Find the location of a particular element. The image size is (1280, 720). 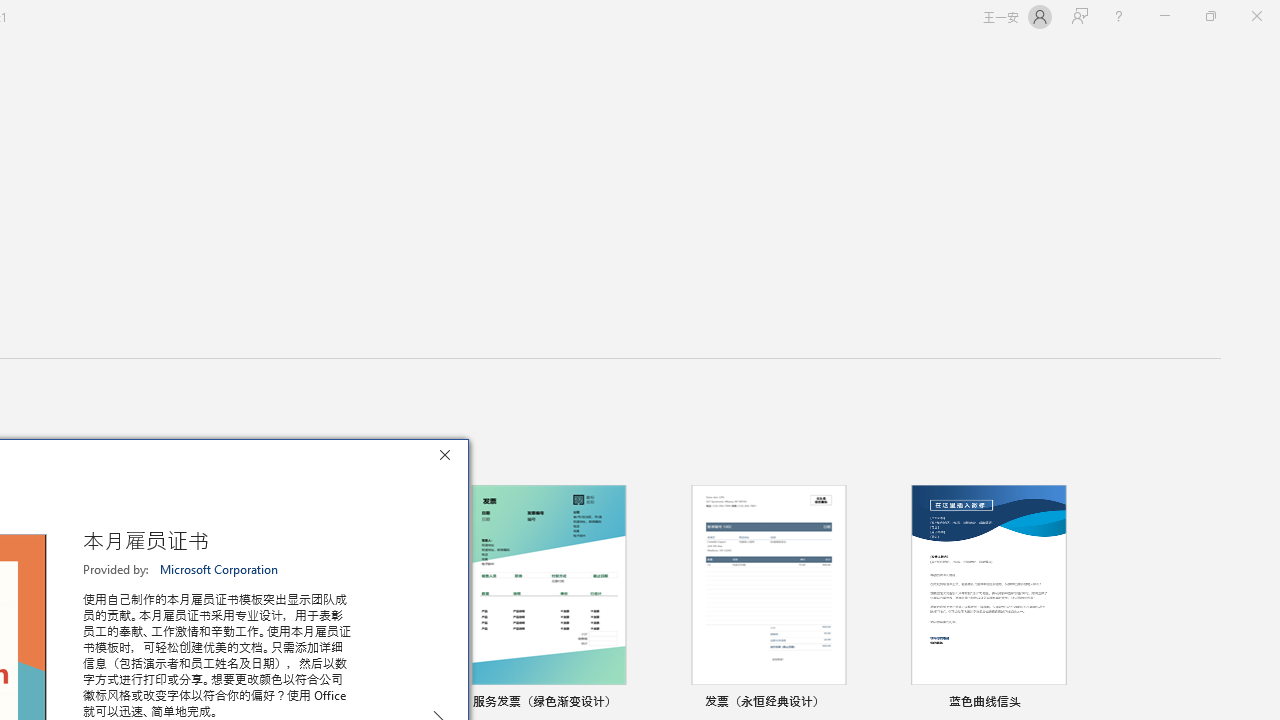

'Microsoft Corporation' is located at coordinates (220, 569).